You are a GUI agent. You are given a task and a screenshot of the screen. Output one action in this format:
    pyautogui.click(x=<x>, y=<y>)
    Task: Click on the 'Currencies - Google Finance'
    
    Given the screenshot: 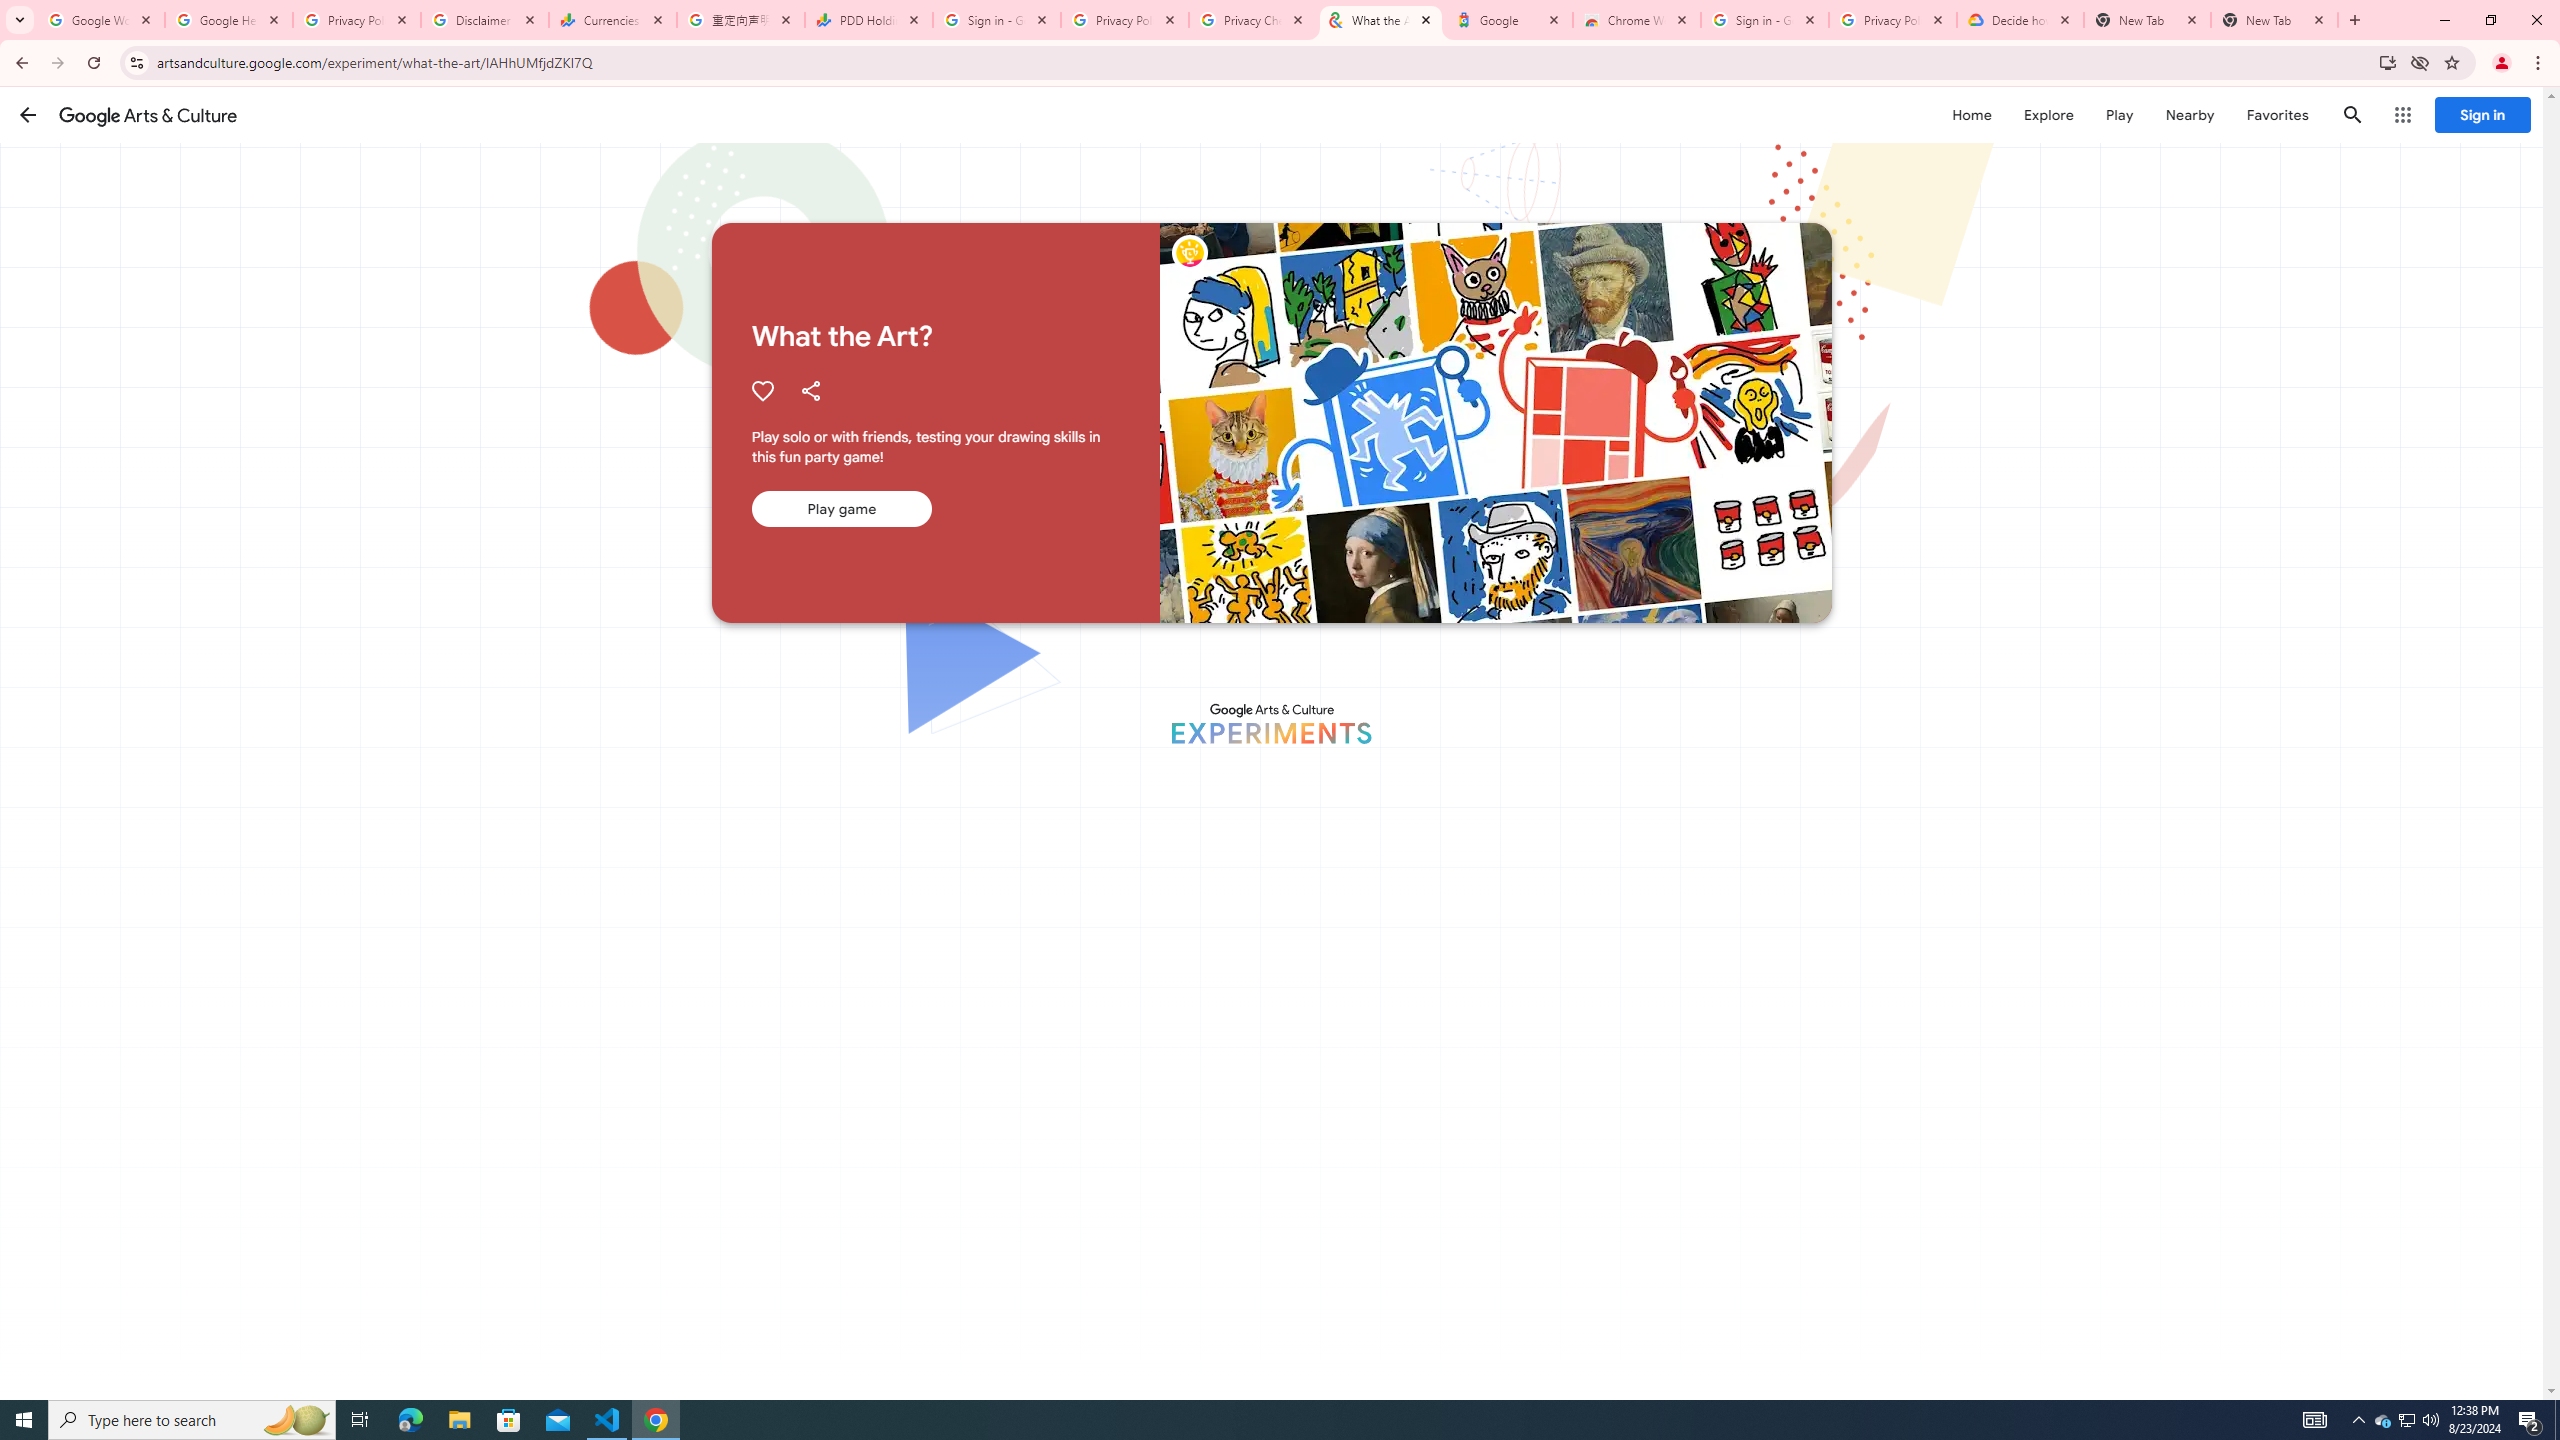 What is the action you would take?
    pyautogui.click(x=612, y=19)
    